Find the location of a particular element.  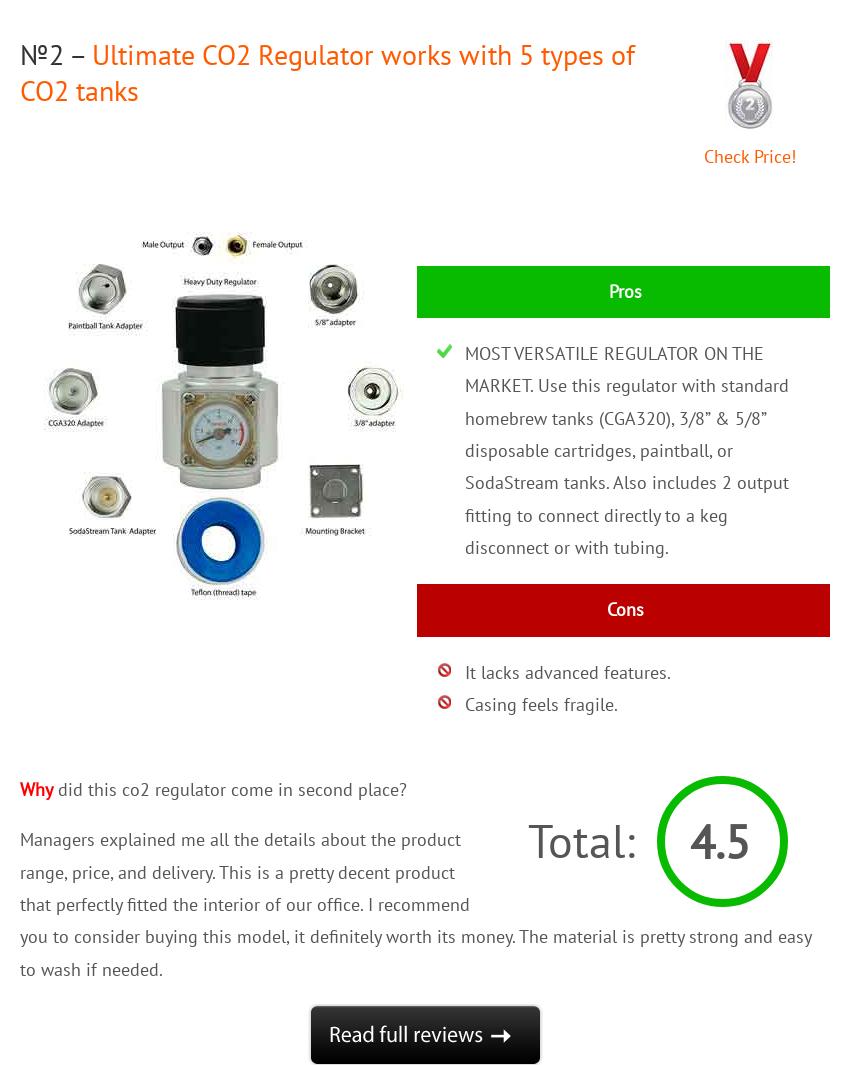

'Managers explained me all the details about the product range, price, and delivery. This is a pretty decent product that perfectly fitted the interior of our office. I recommend you to consider buying this model, it definitely worth its money. The material is pretty strong and easy to wash if needed.' is located at coordinates (18, 903).